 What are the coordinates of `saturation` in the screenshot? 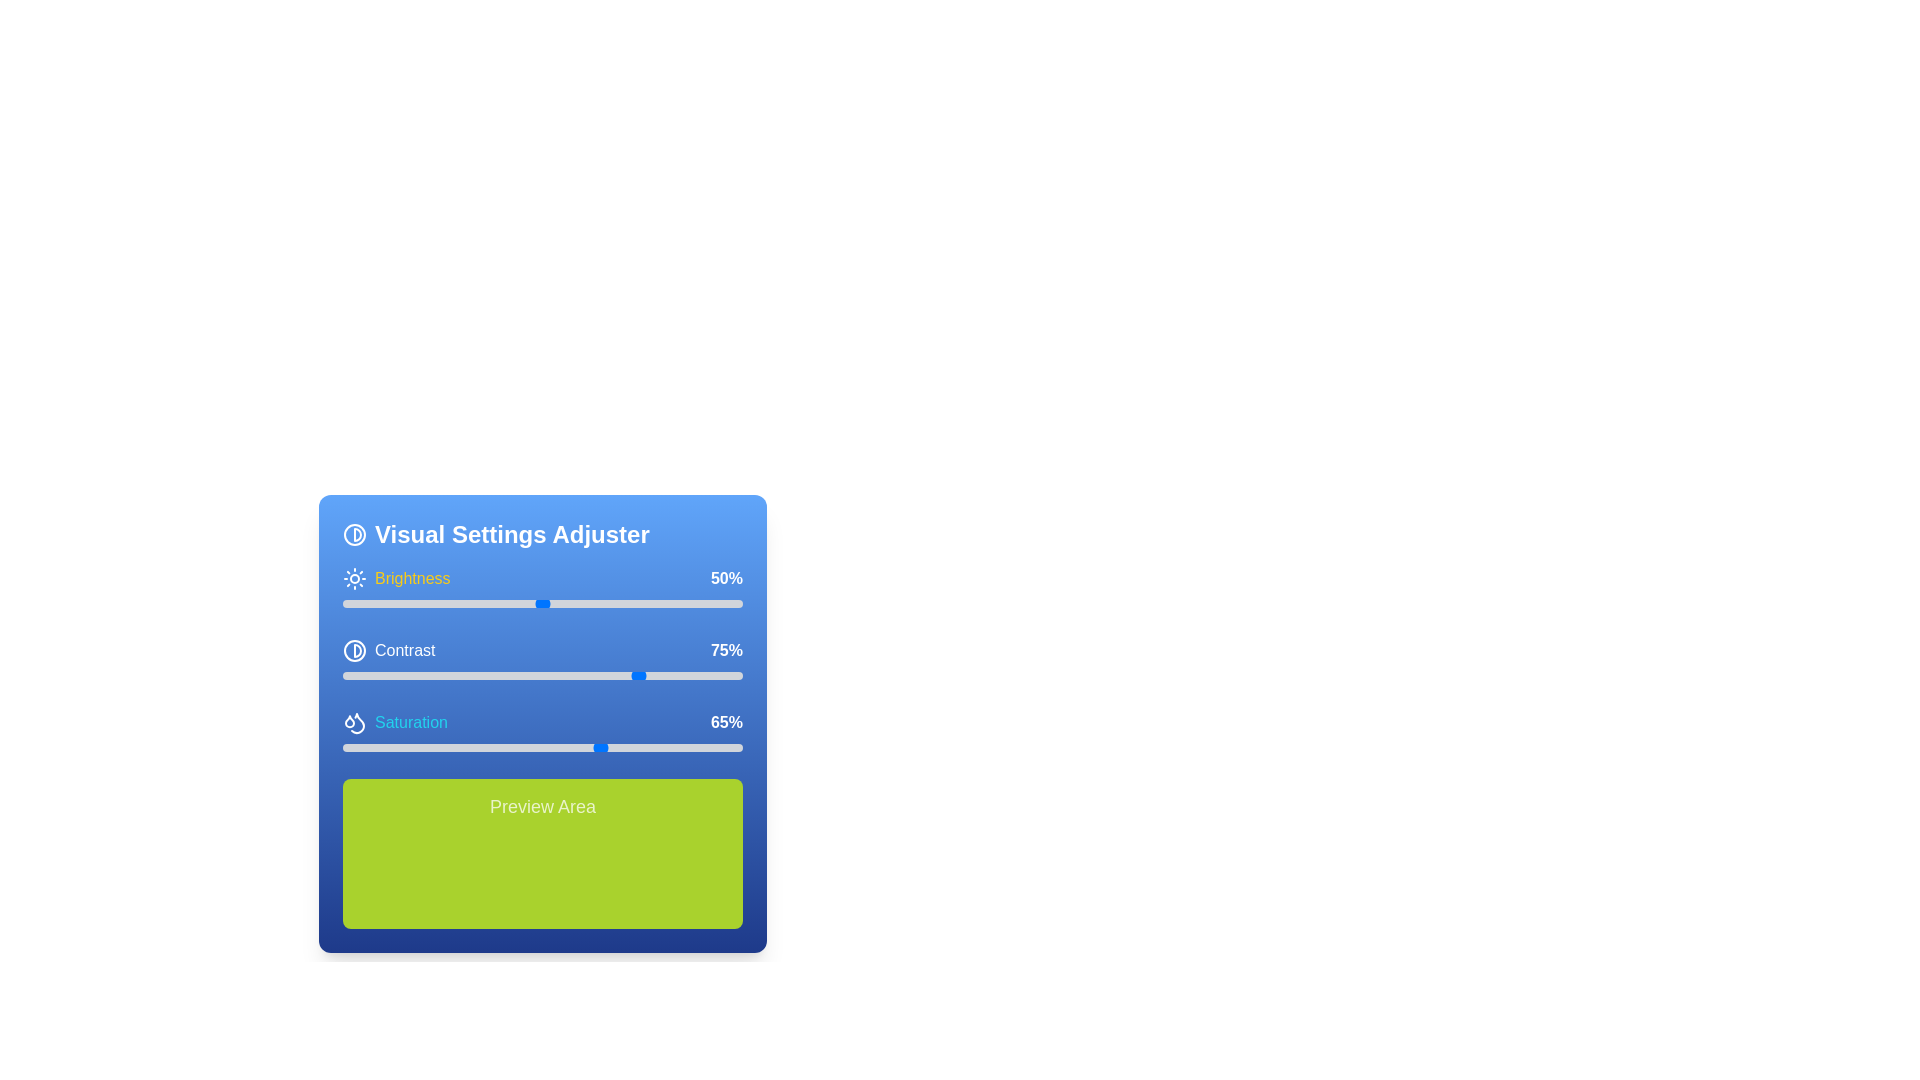 It's located at (510, 748).